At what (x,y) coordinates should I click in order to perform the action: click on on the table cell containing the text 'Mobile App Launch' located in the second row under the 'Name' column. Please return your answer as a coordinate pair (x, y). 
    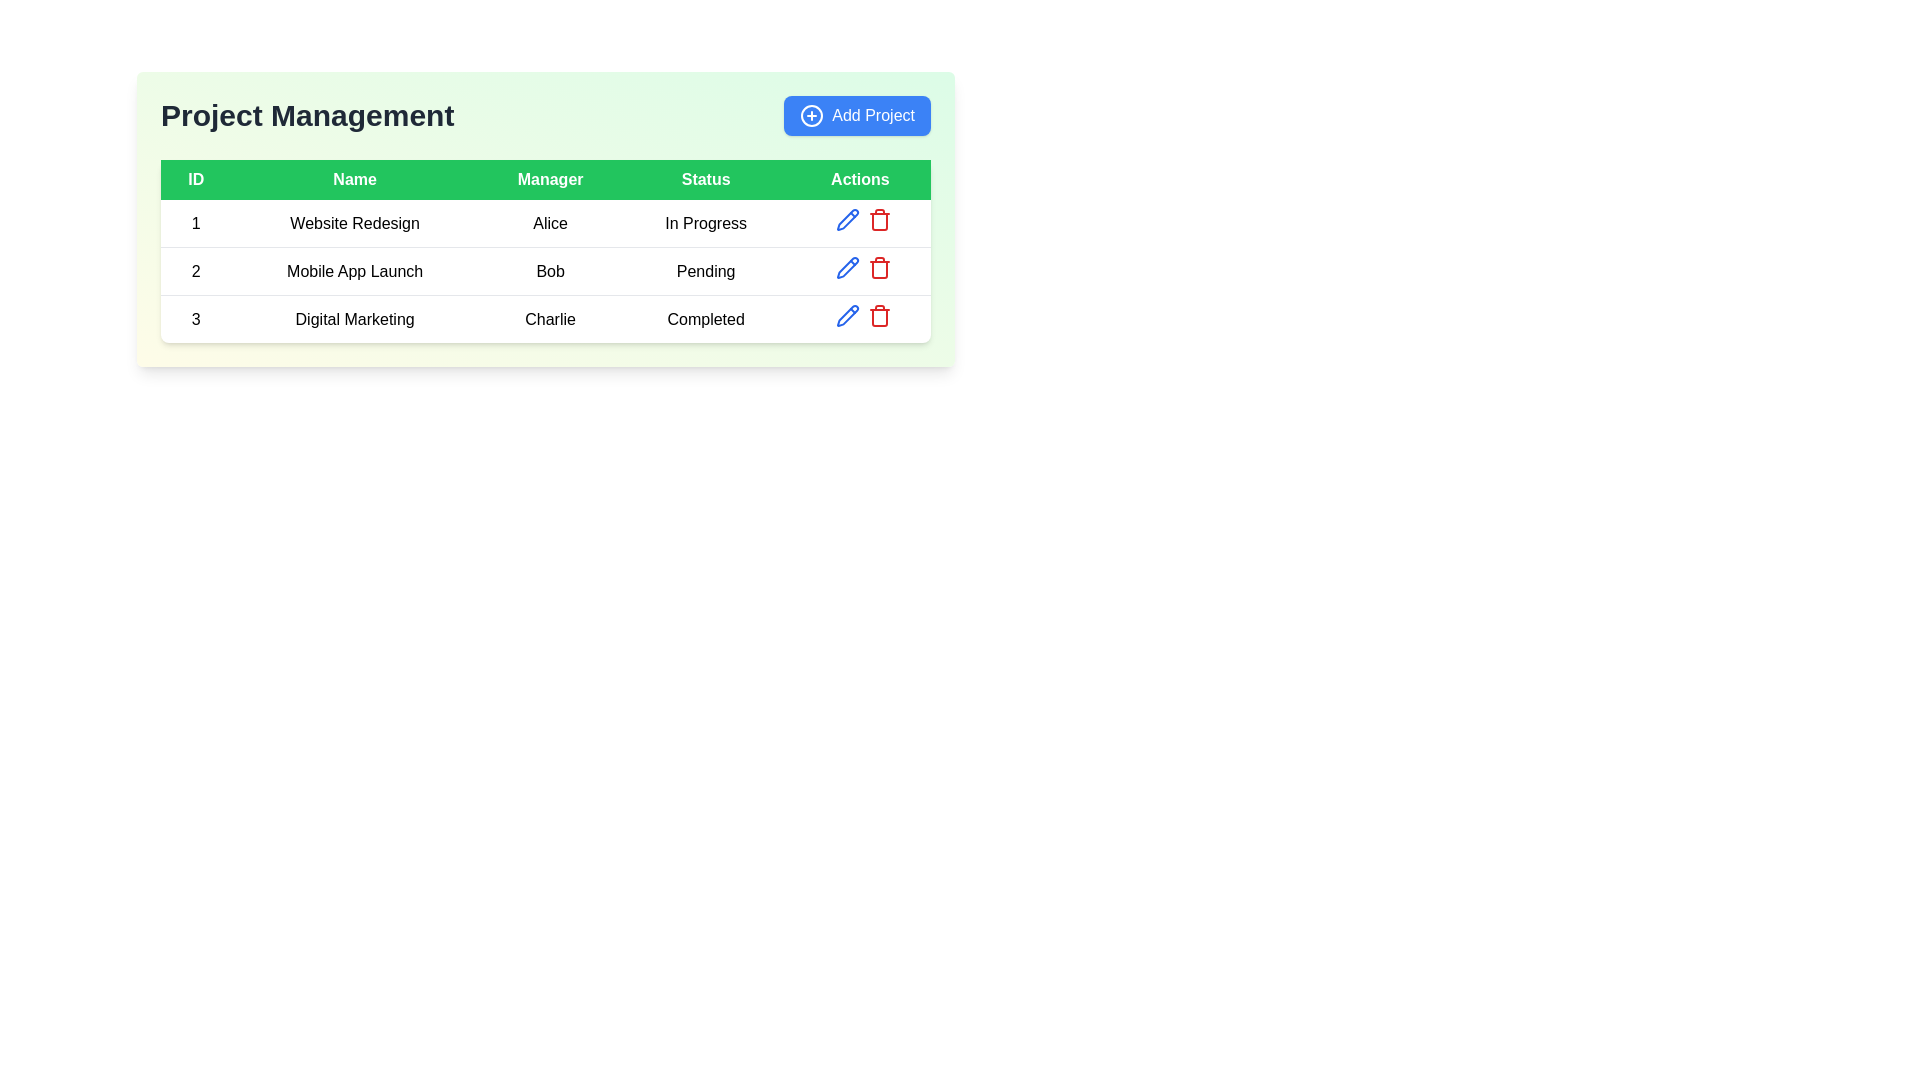
    Looking at the image, I should click on (355, 271).